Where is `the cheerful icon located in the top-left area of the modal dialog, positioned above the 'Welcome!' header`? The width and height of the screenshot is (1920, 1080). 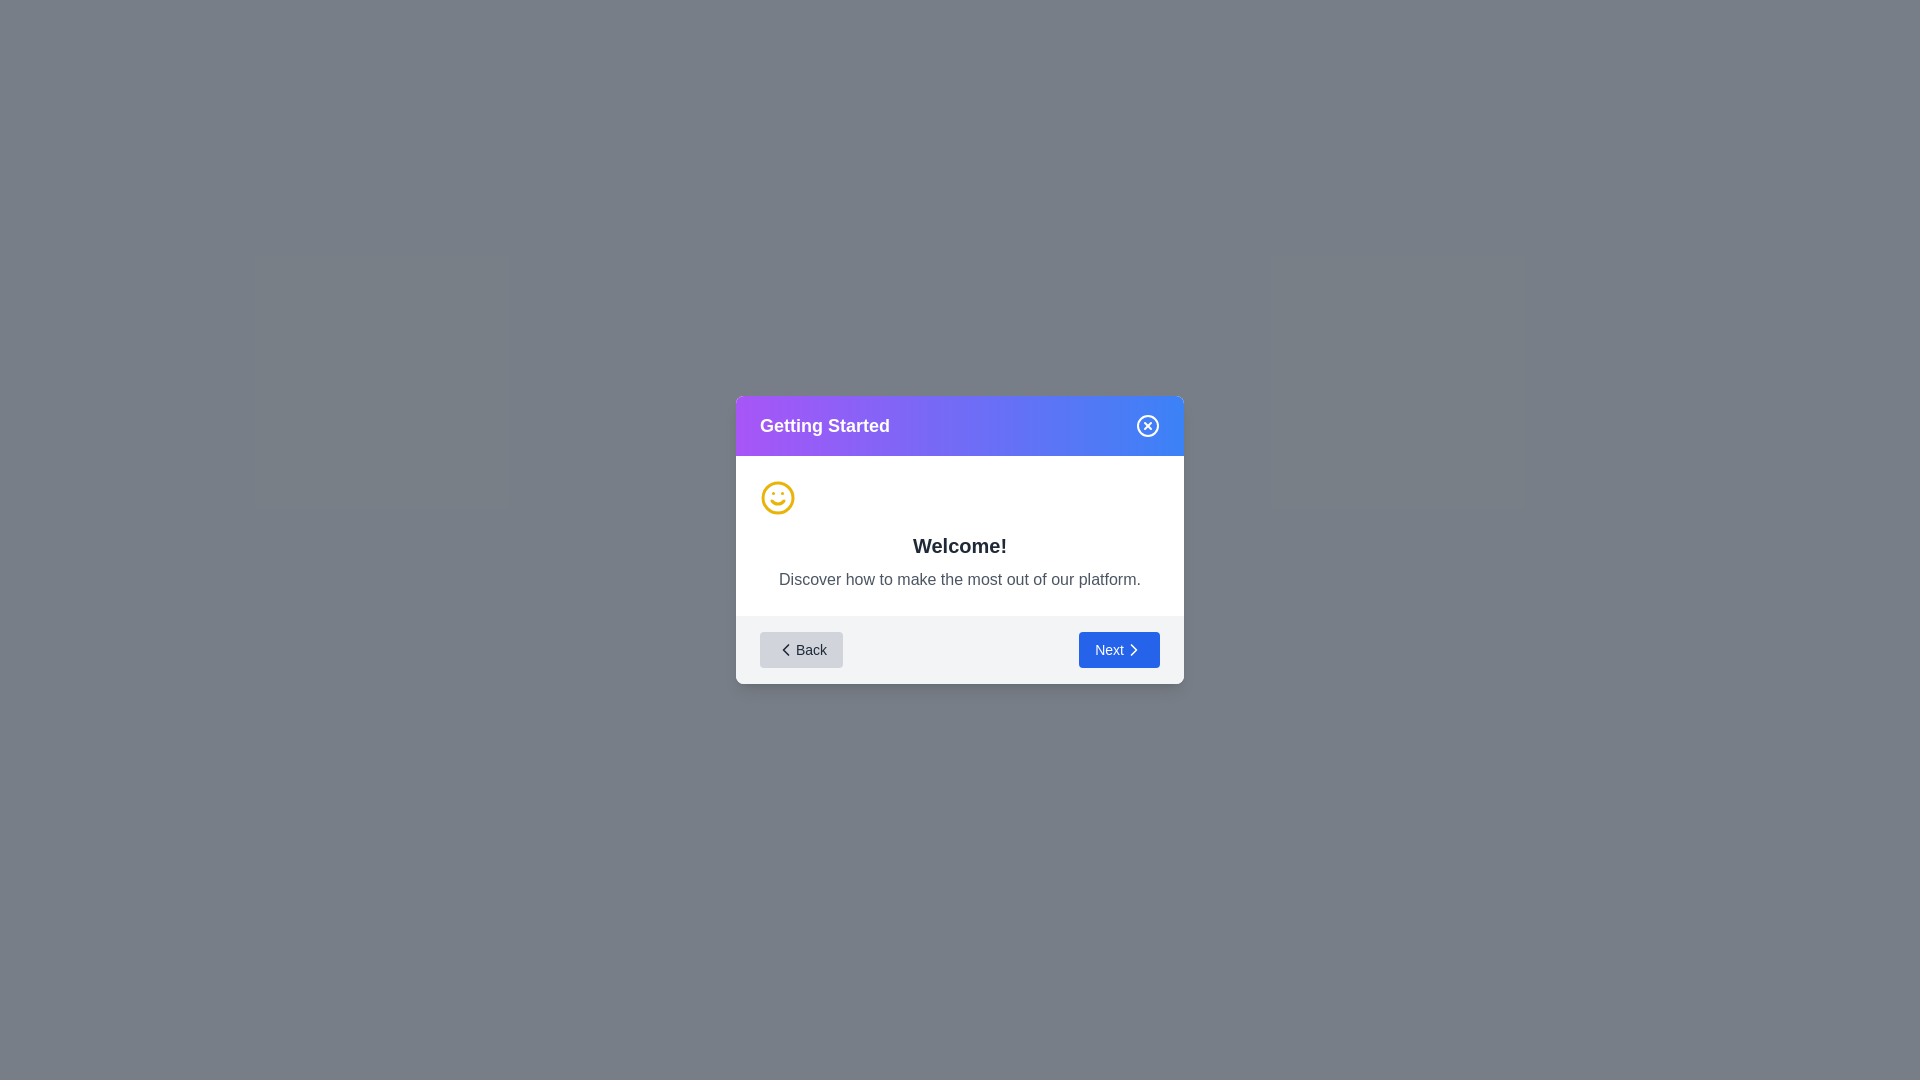 the cheerful icon located in the top-left area of the modal dialog, positioned above the 'Welcome!' header is located at coordinates (776, 496).